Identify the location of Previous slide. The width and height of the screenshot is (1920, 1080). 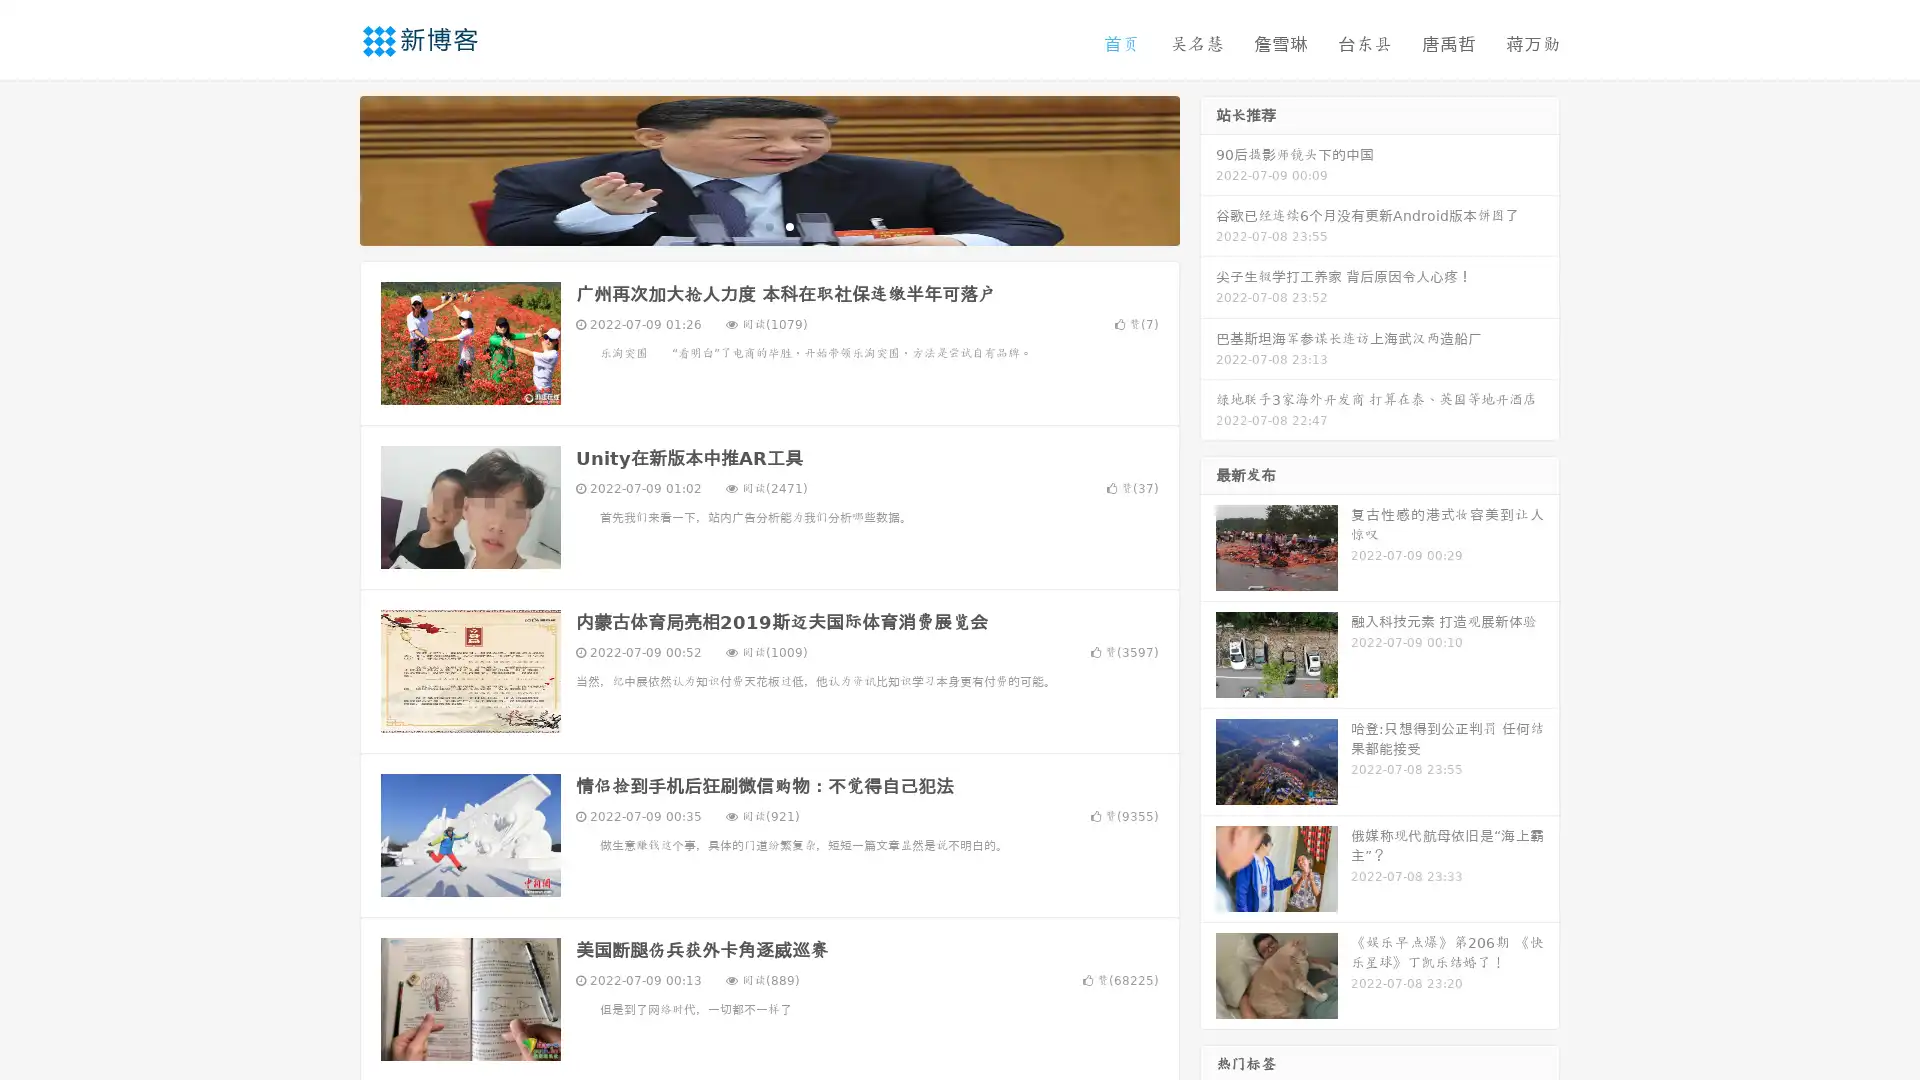
(330, 168).